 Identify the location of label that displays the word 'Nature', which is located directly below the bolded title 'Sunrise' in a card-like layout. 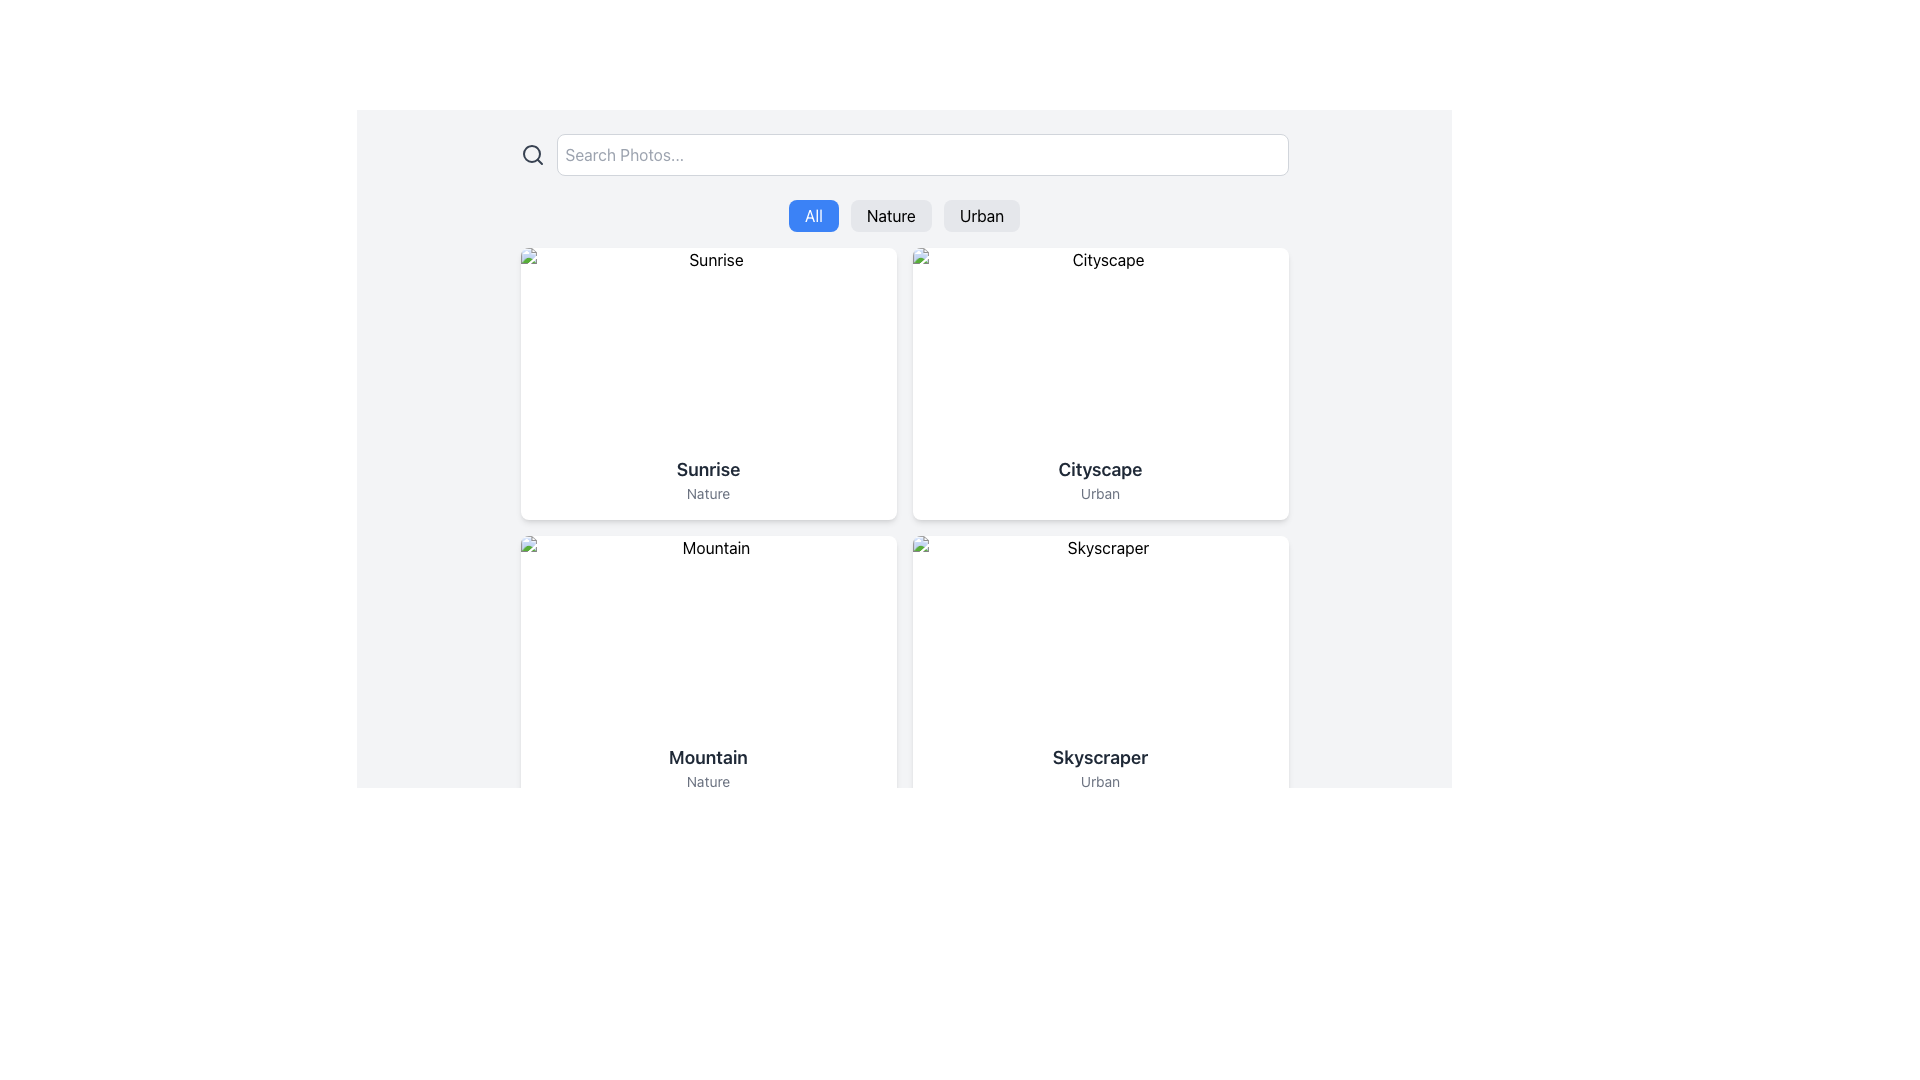
(708, 493).